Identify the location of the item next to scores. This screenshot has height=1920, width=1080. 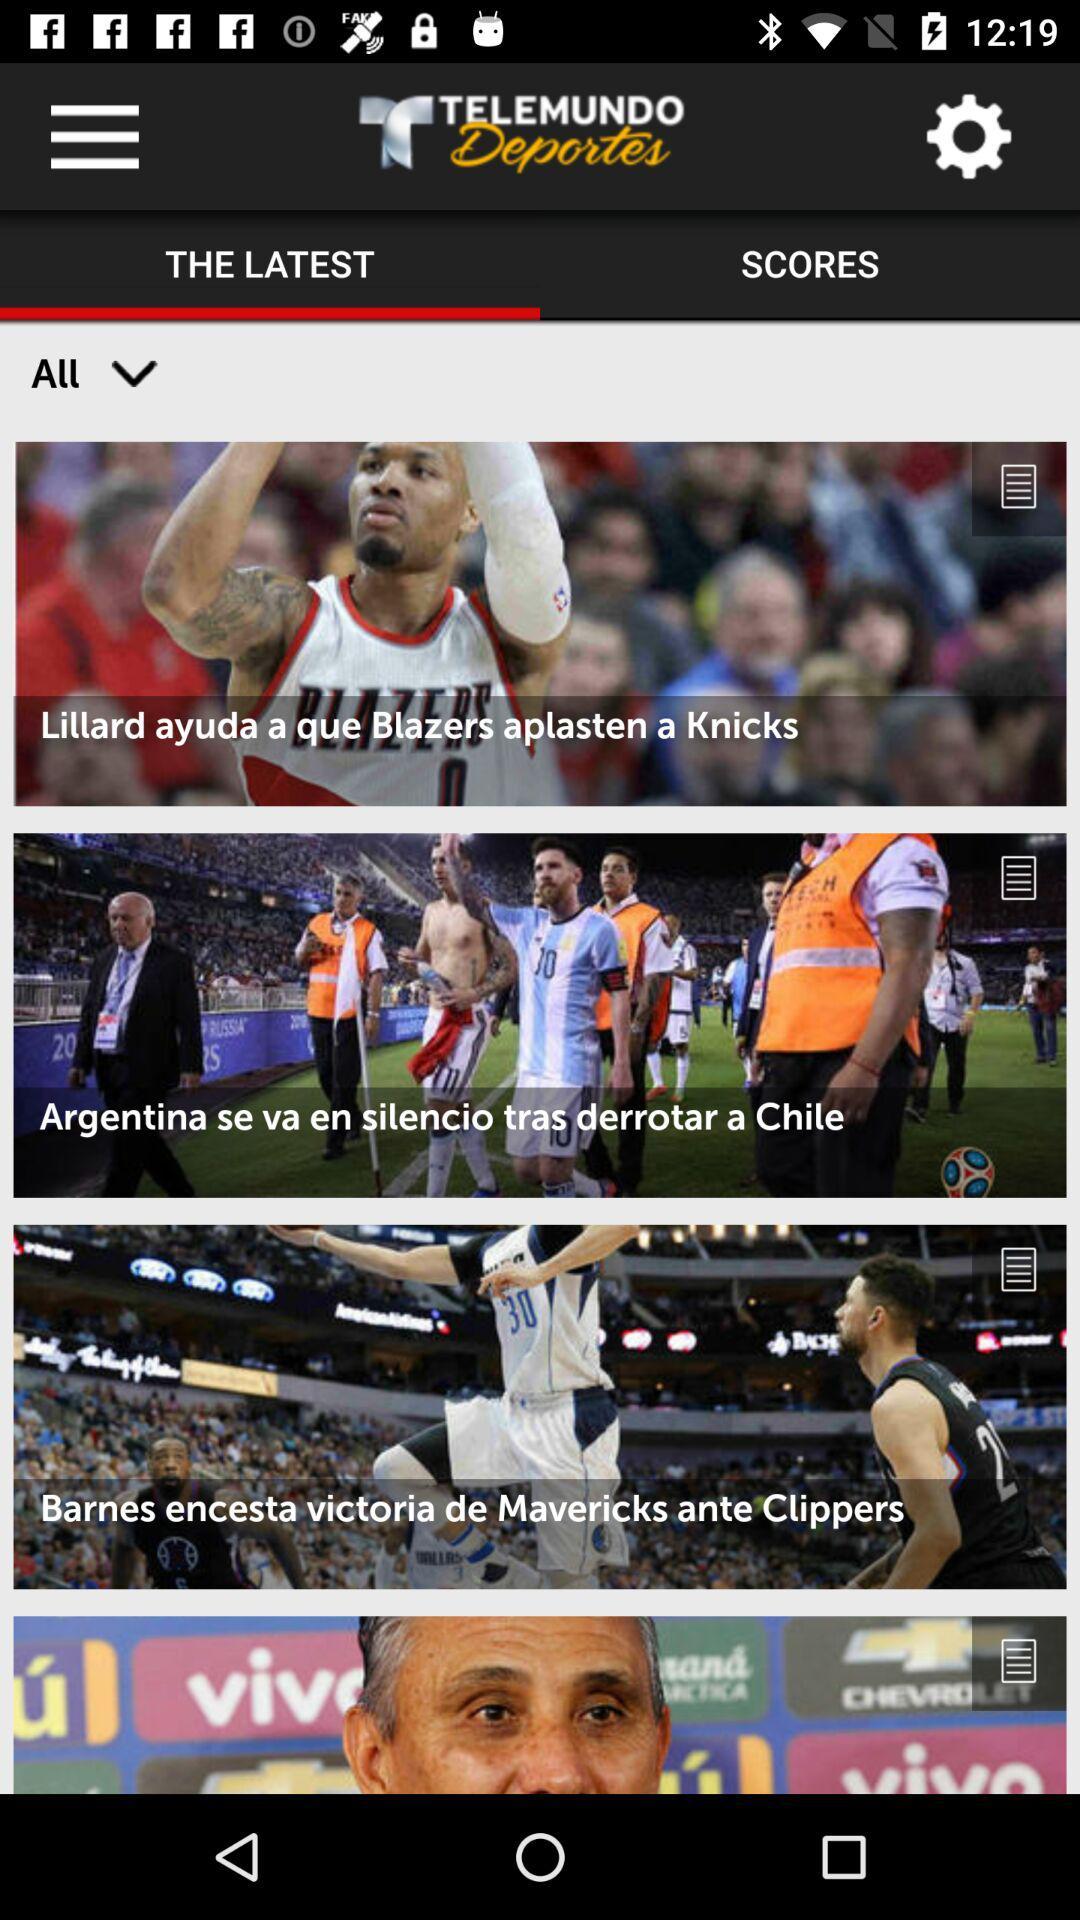
(270, 264).